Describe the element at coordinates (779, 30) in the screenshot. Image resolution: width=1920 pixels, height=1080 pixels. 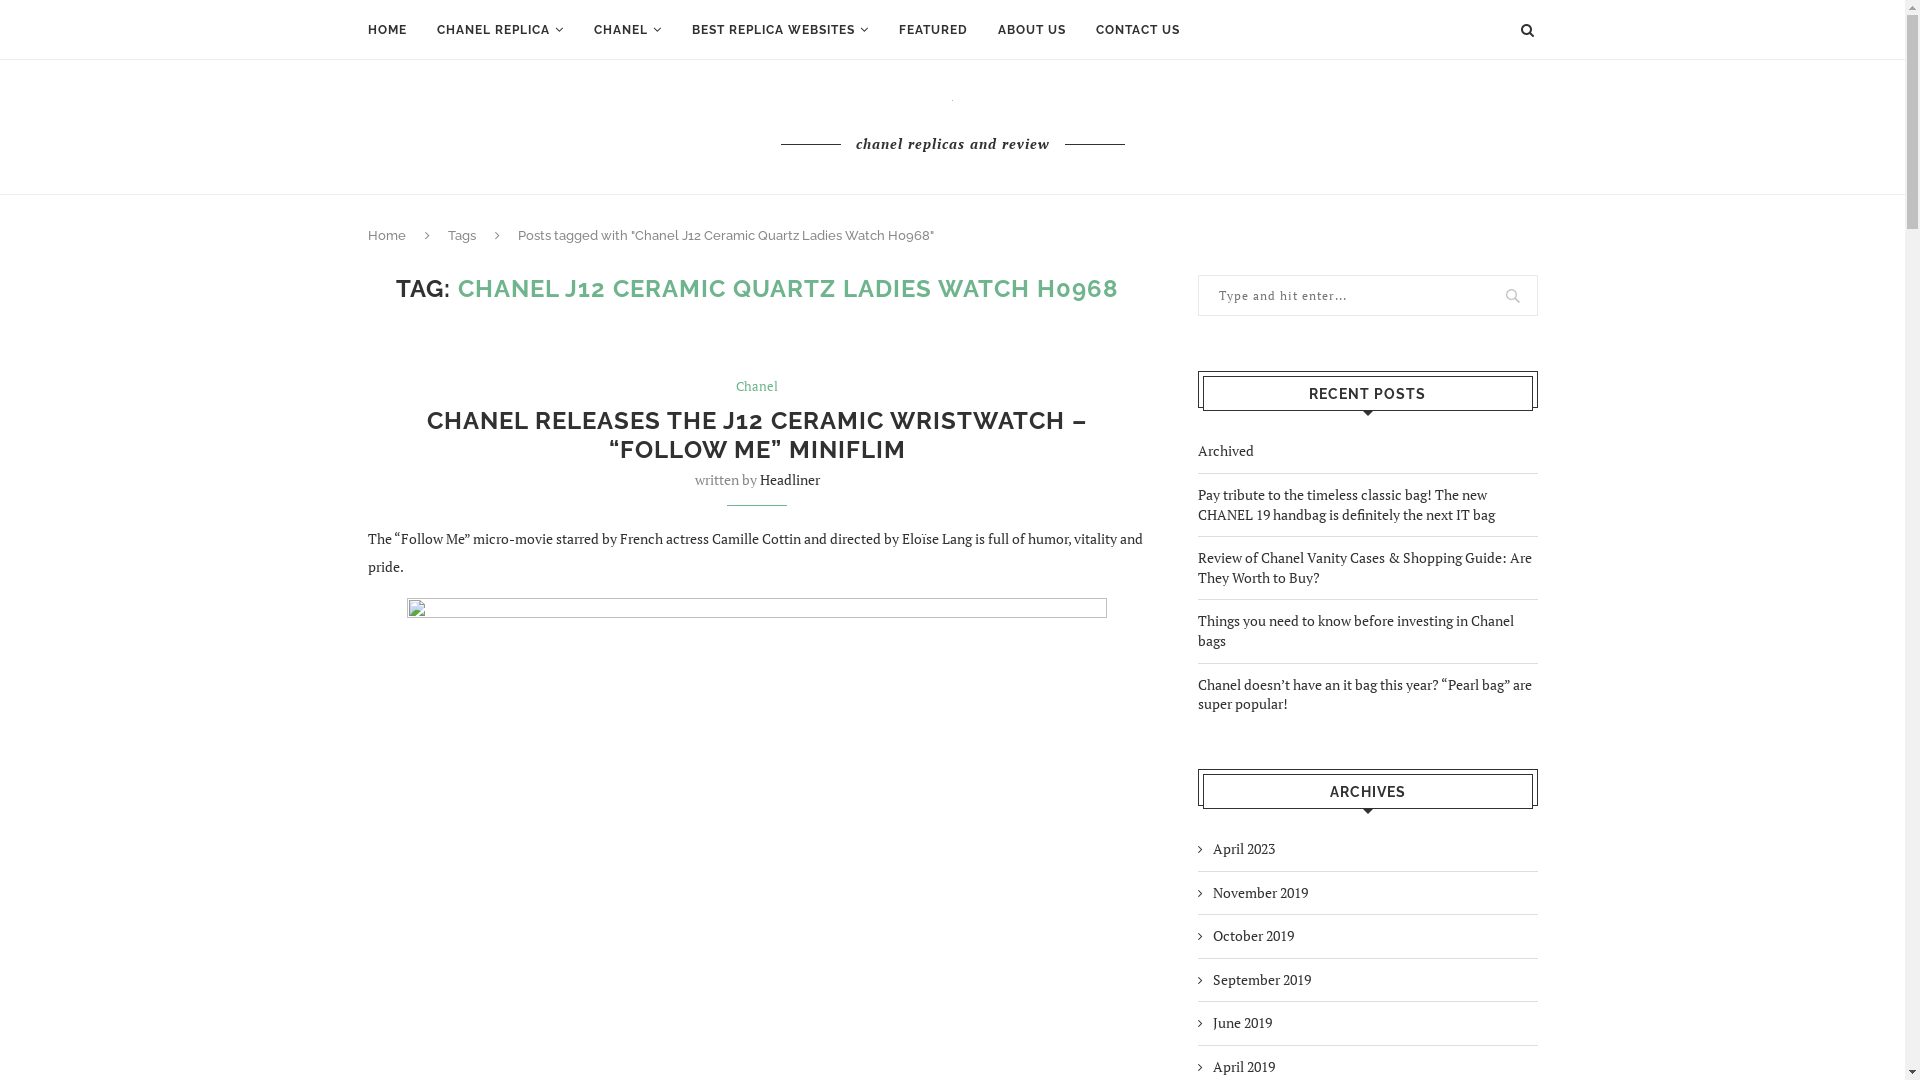
I see `'BEST REPLICA WEBSITES'` at that location.